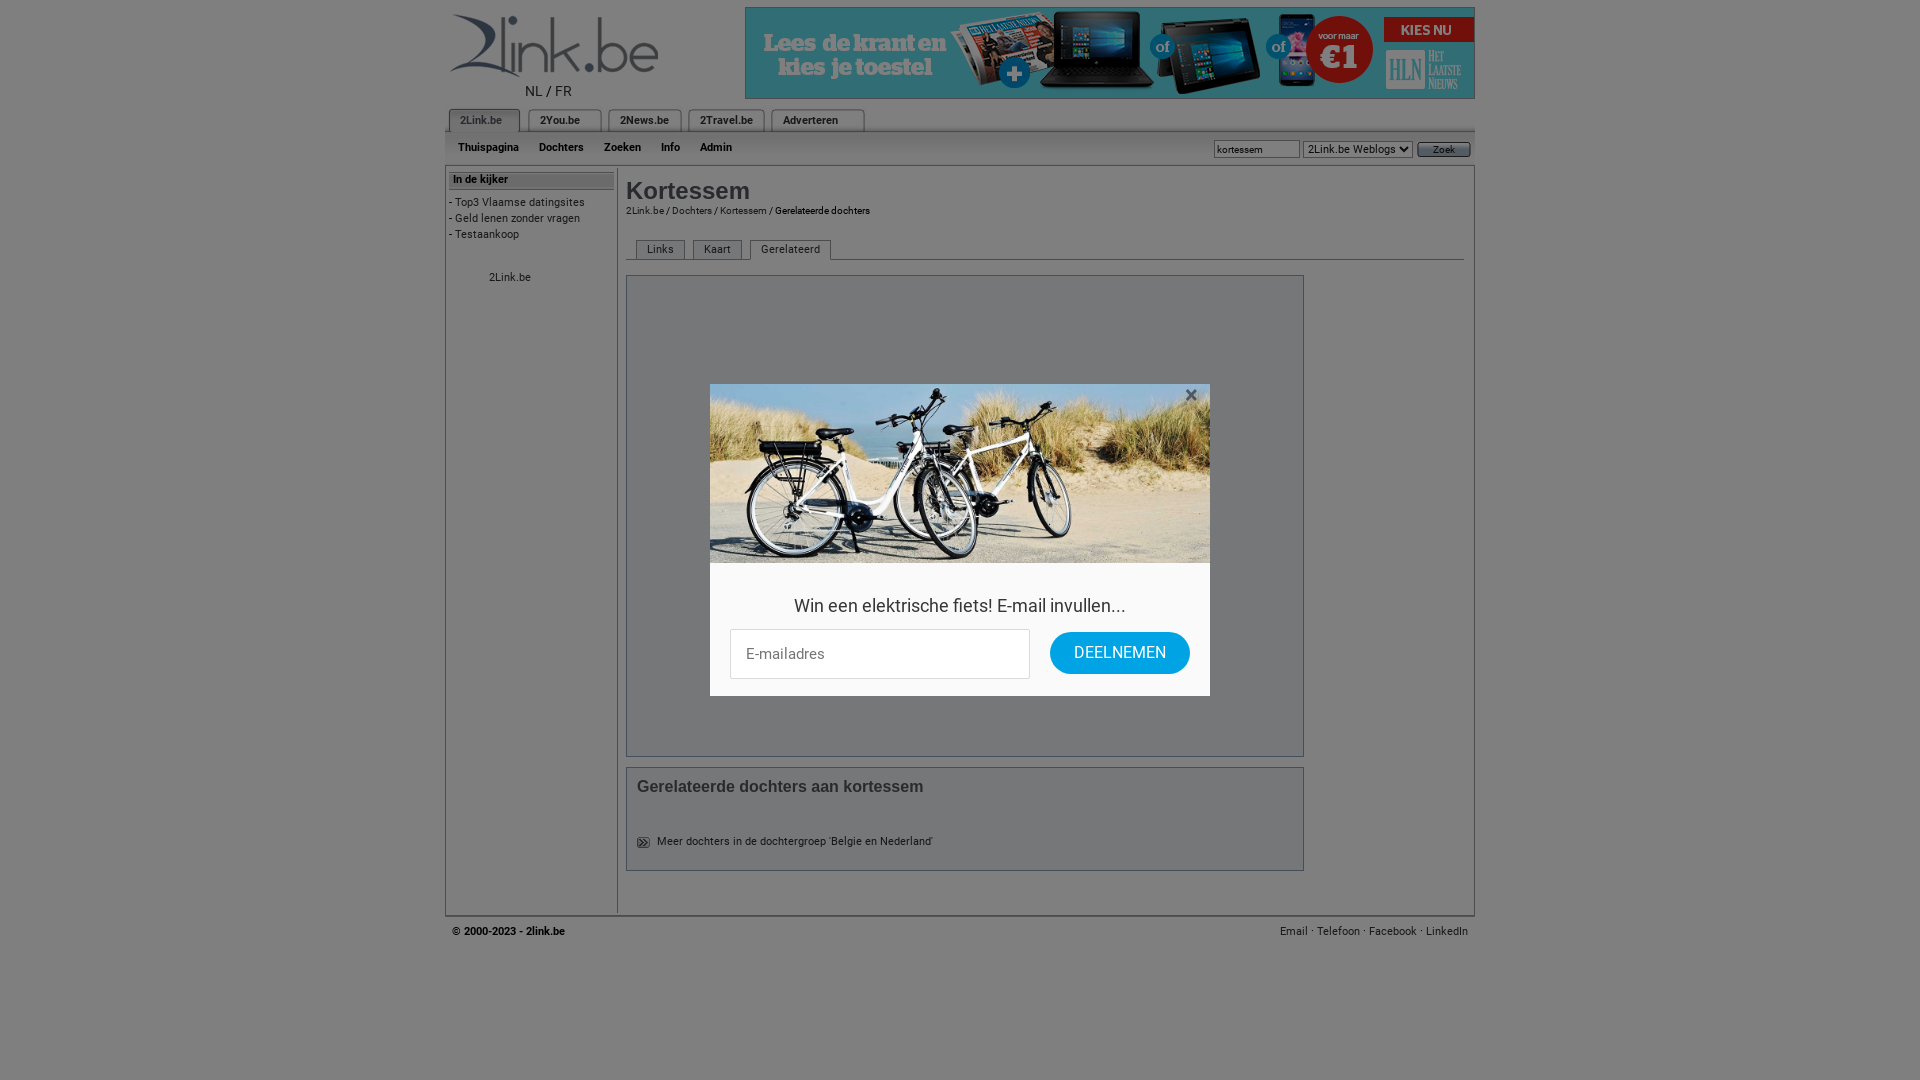 This screenshot has width=1920, height=1080. What do you see at coordinates (715, 146) in the screenshot?
I see `'Admin'` at bounding box center [715, 146].